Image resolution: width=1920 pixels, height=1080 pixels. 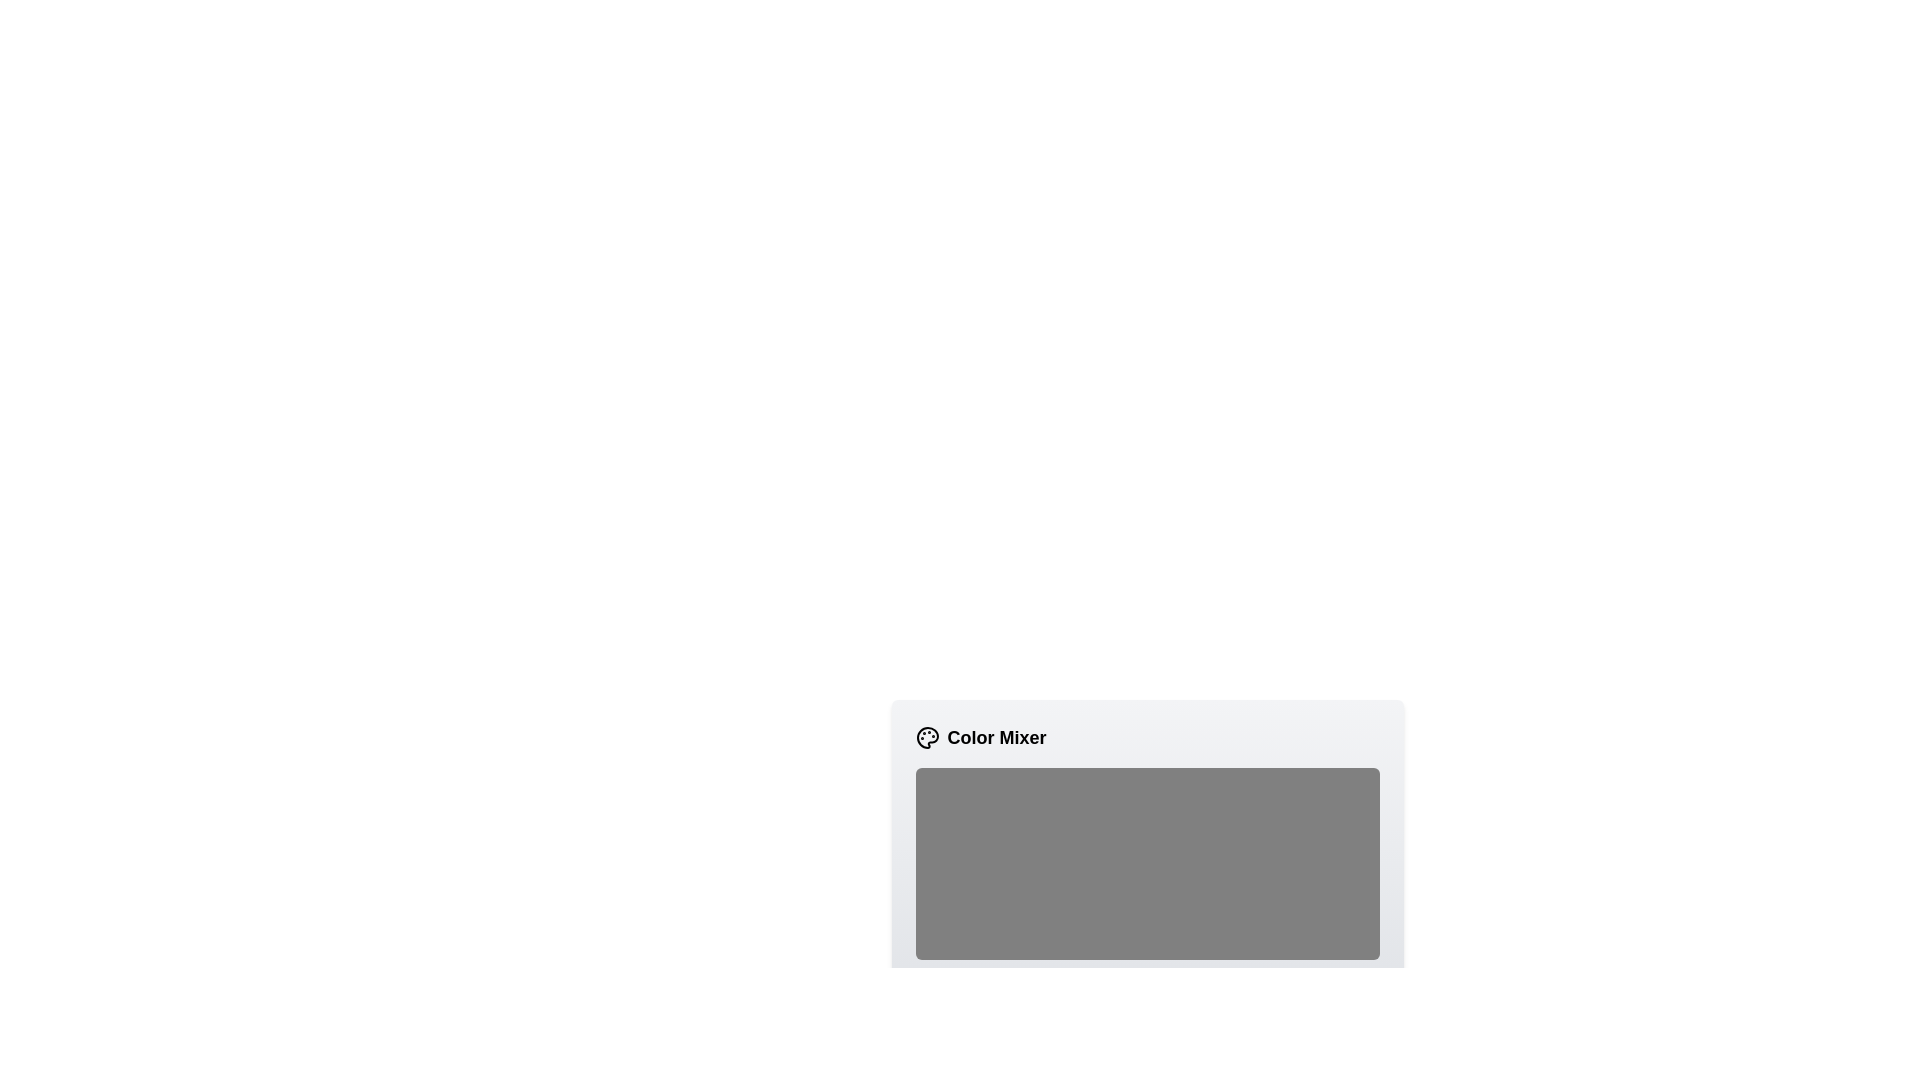 What do you see at coordinates (926, 737) in the screenshot?
I see `the palette icon located to the immediate left of the 'Color Mixer' text in the header section to visually enhance the user's understanding of the feature` at bounding box center [926, 737].